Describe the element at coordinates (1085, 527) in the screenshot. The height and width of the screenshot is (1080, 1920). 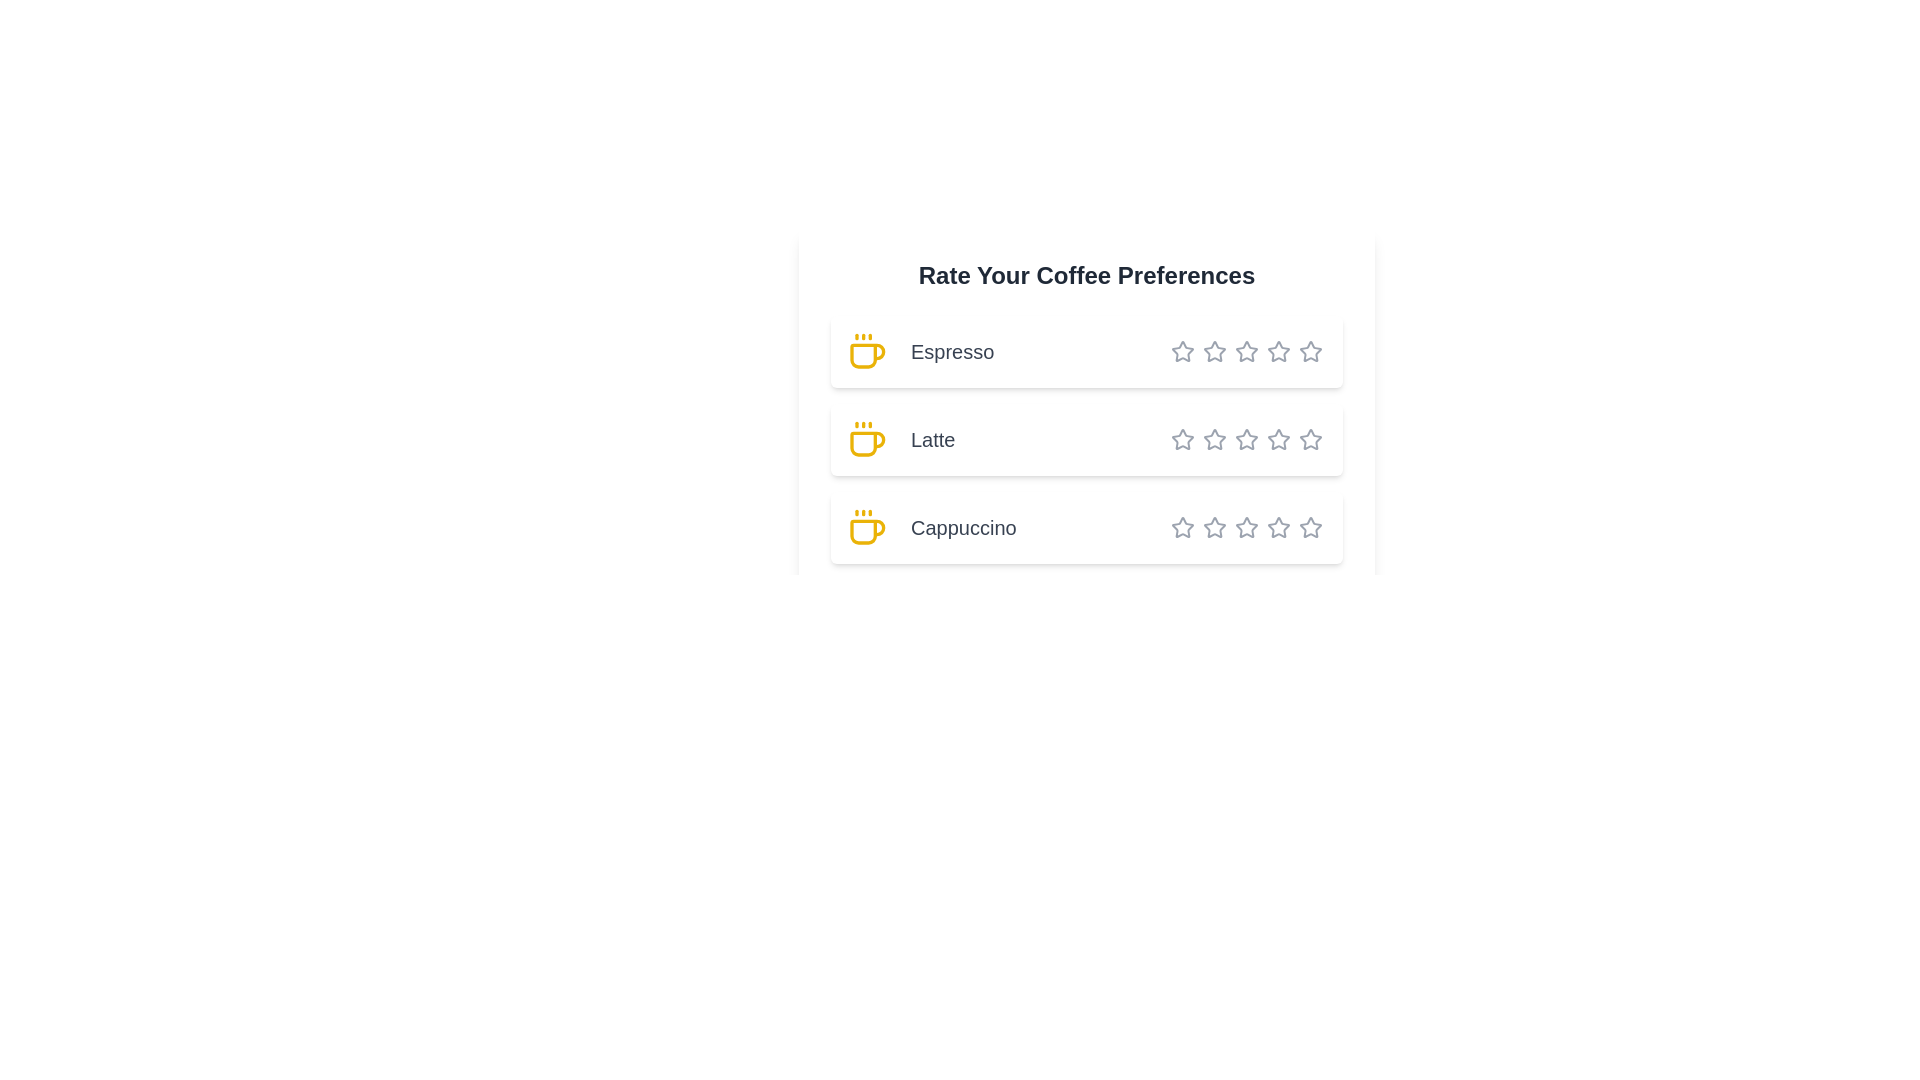
I see `the coffee name Cappuccino to select the text` at that location.